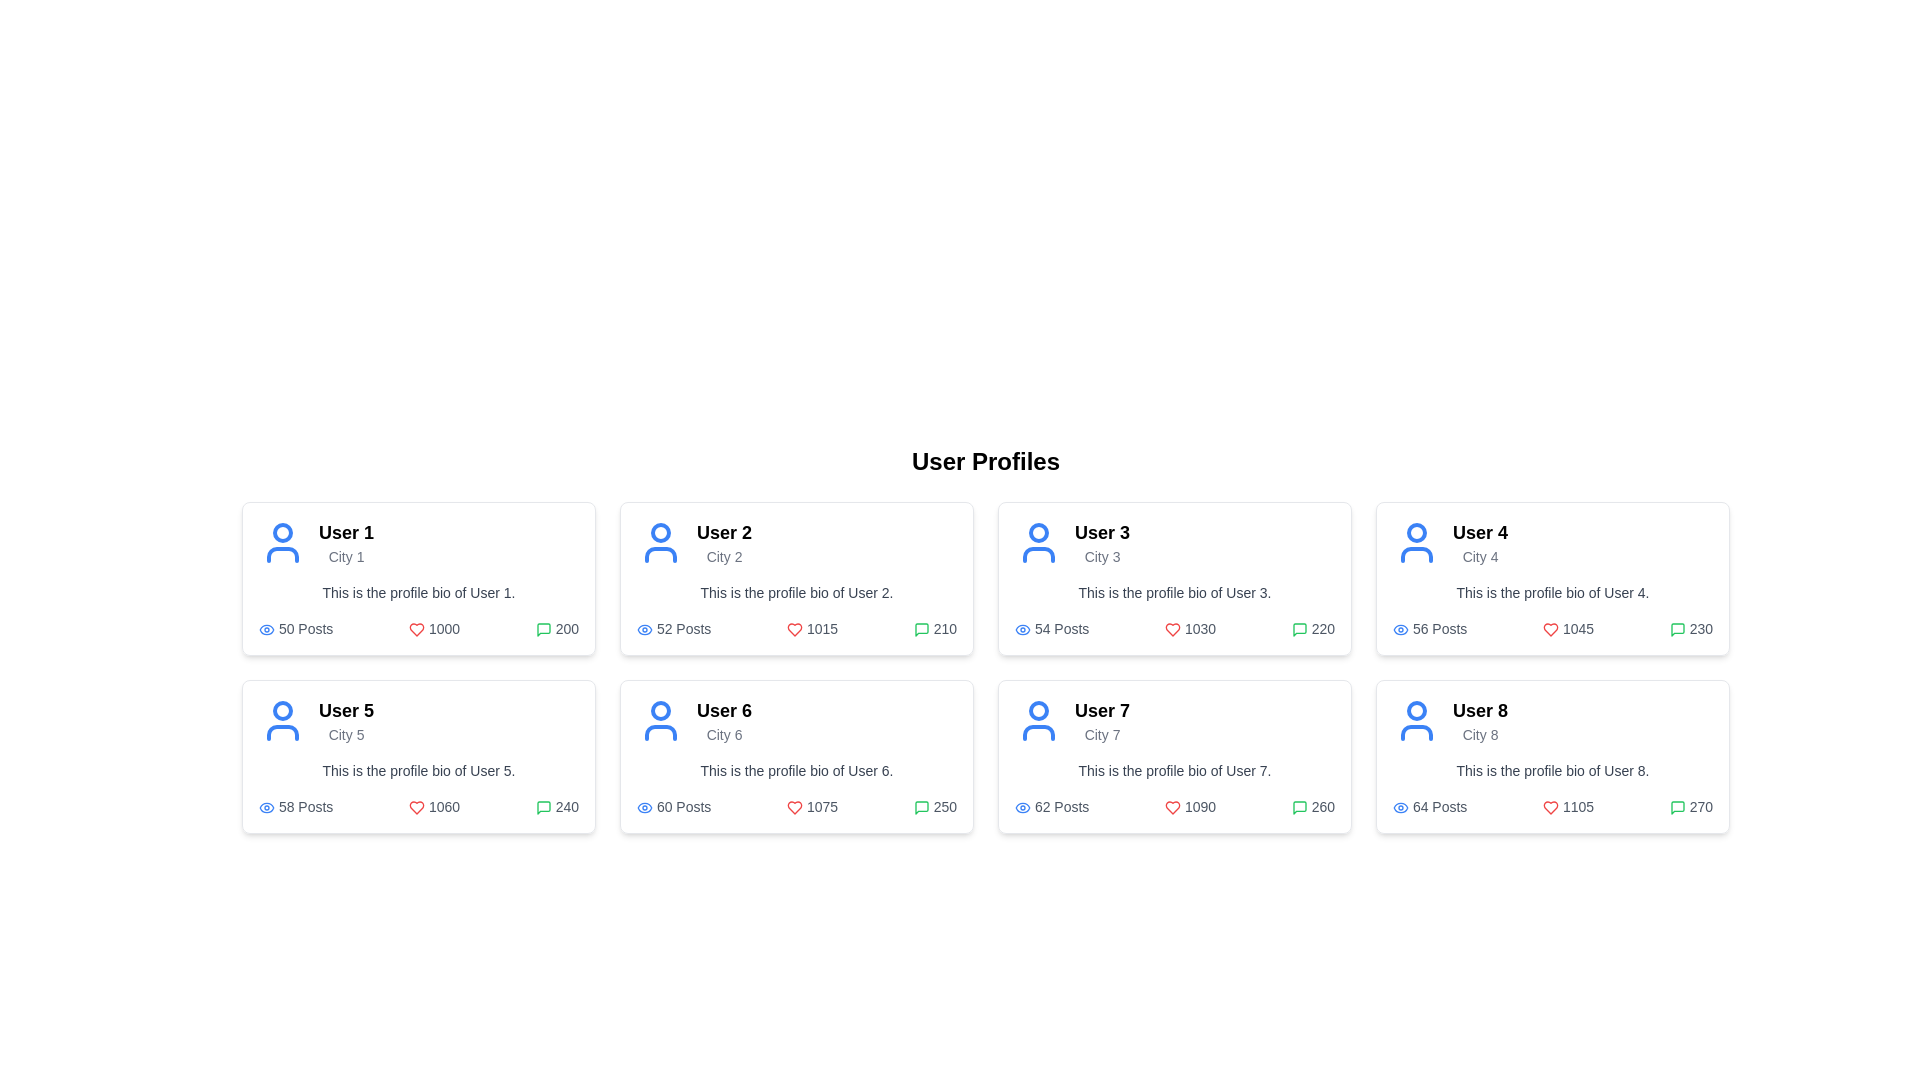 The image size is (1920, 1080). Describe the element at coordinates (1677, 630) in the screenshot. I see `the green SVG message icon located in the profile card for 'User 4', which indicates communication and is positioned next to the count label '230'` at that location.